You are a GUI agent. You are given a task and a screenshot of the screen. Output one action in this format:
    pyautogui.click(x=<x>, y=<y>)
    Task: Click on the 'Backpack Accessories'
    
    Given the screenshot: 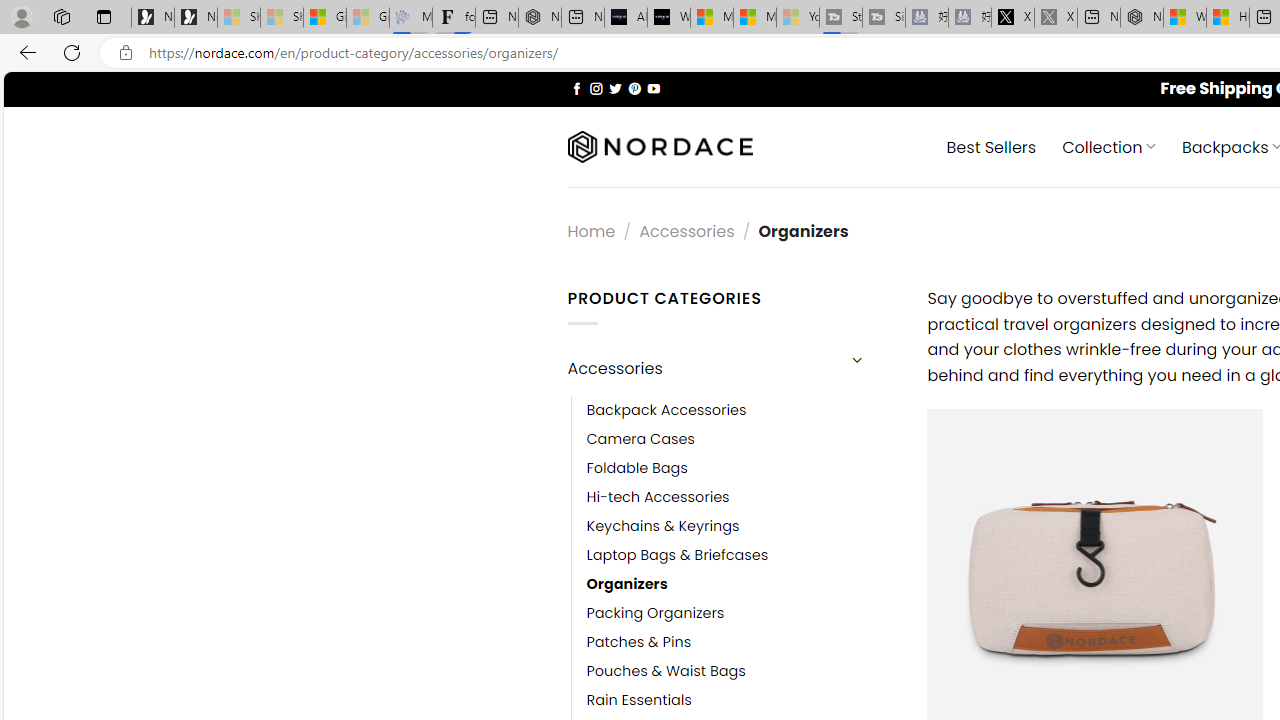 What is the action you would take?
    pyautogui.click(x=741, y=409)
    